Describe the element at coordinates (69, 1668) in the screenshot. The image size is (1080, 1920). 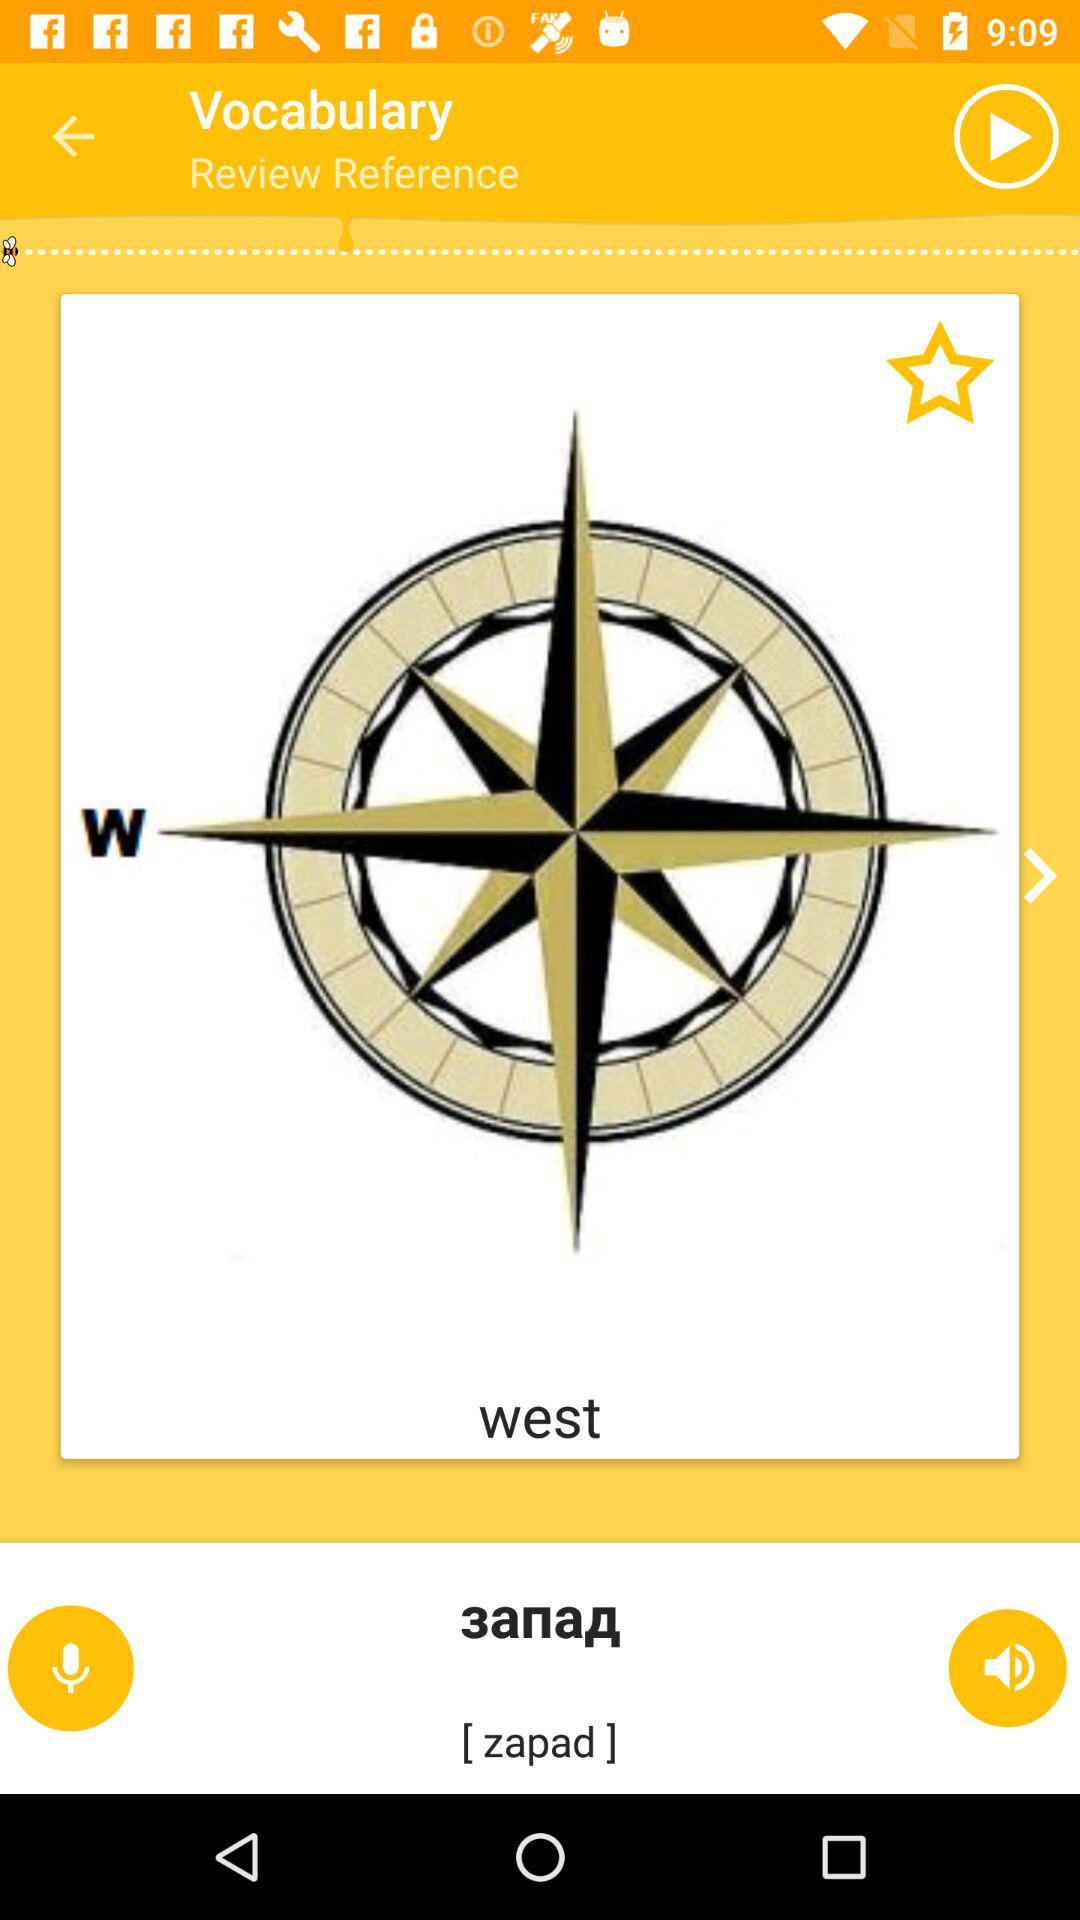
I see `the microphone icon` at that location.